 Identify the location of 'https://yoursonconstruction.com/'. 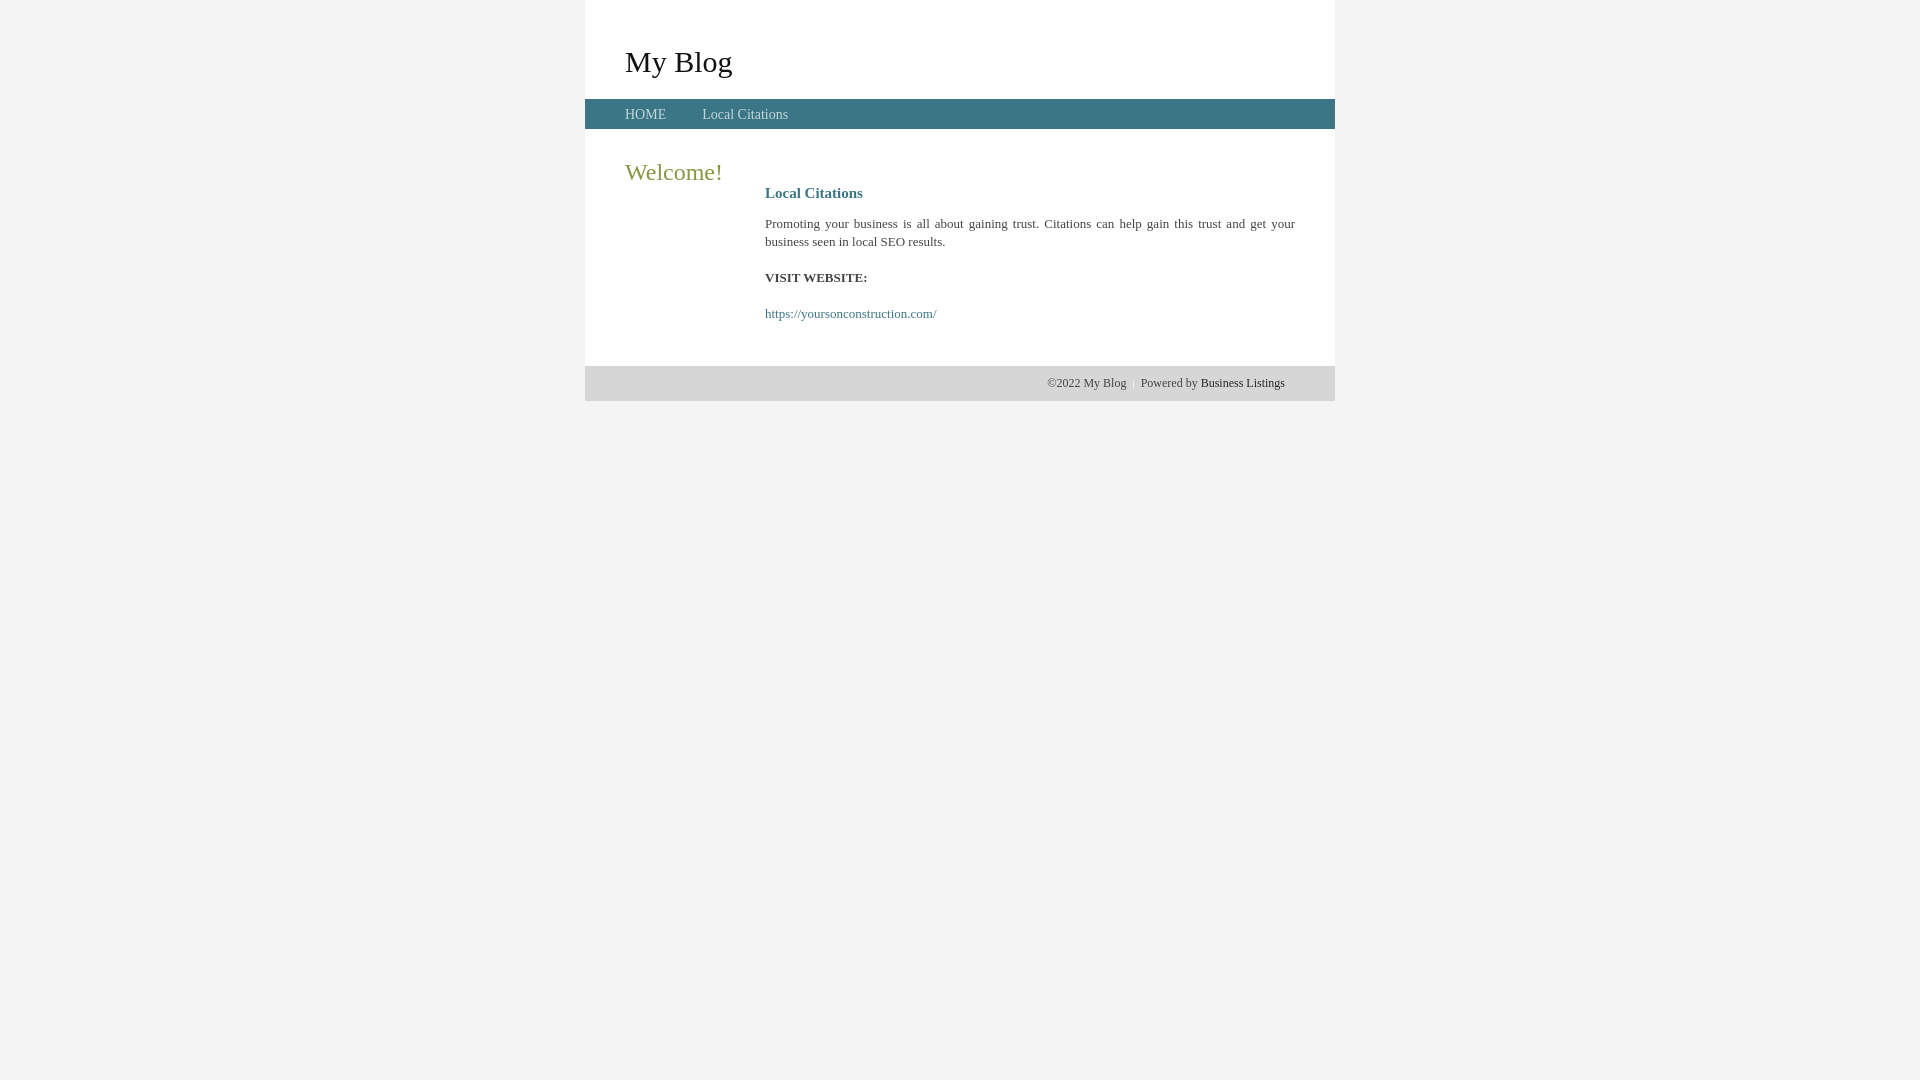
(763, 313).